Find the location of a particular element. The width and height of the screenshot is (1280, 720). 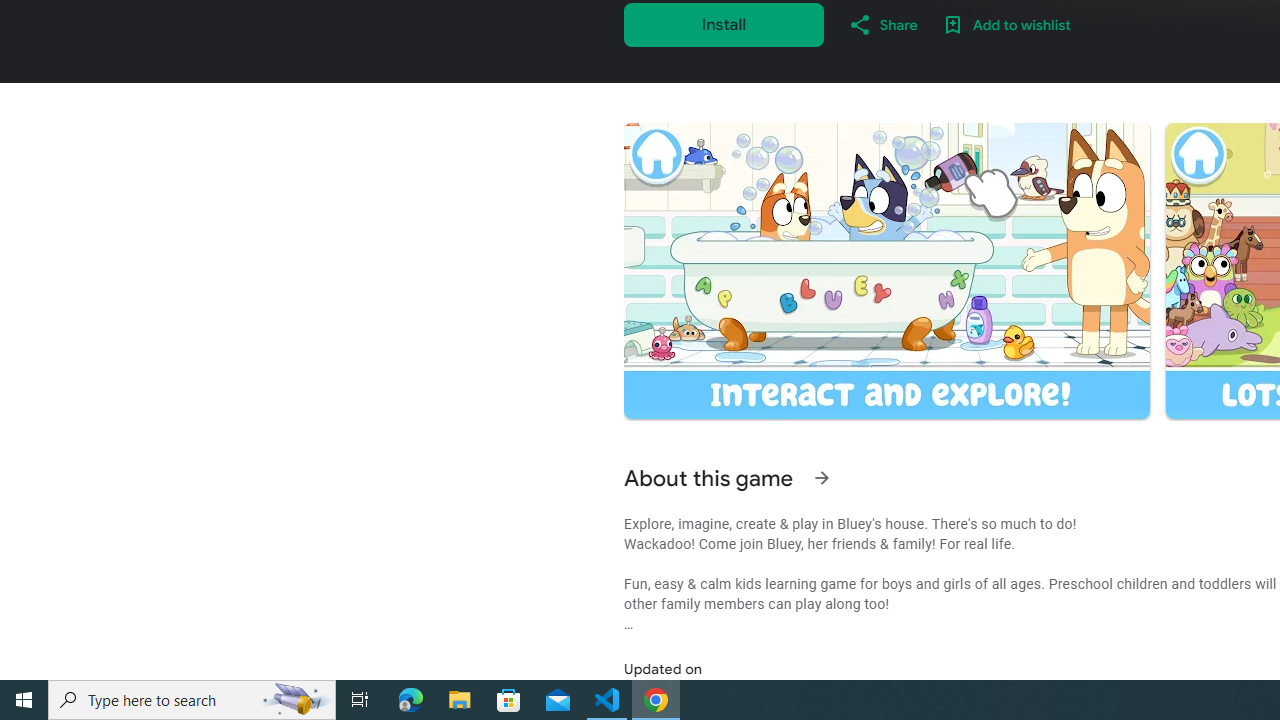

'Add to wishlist' is located at coordinates (1006, 24).